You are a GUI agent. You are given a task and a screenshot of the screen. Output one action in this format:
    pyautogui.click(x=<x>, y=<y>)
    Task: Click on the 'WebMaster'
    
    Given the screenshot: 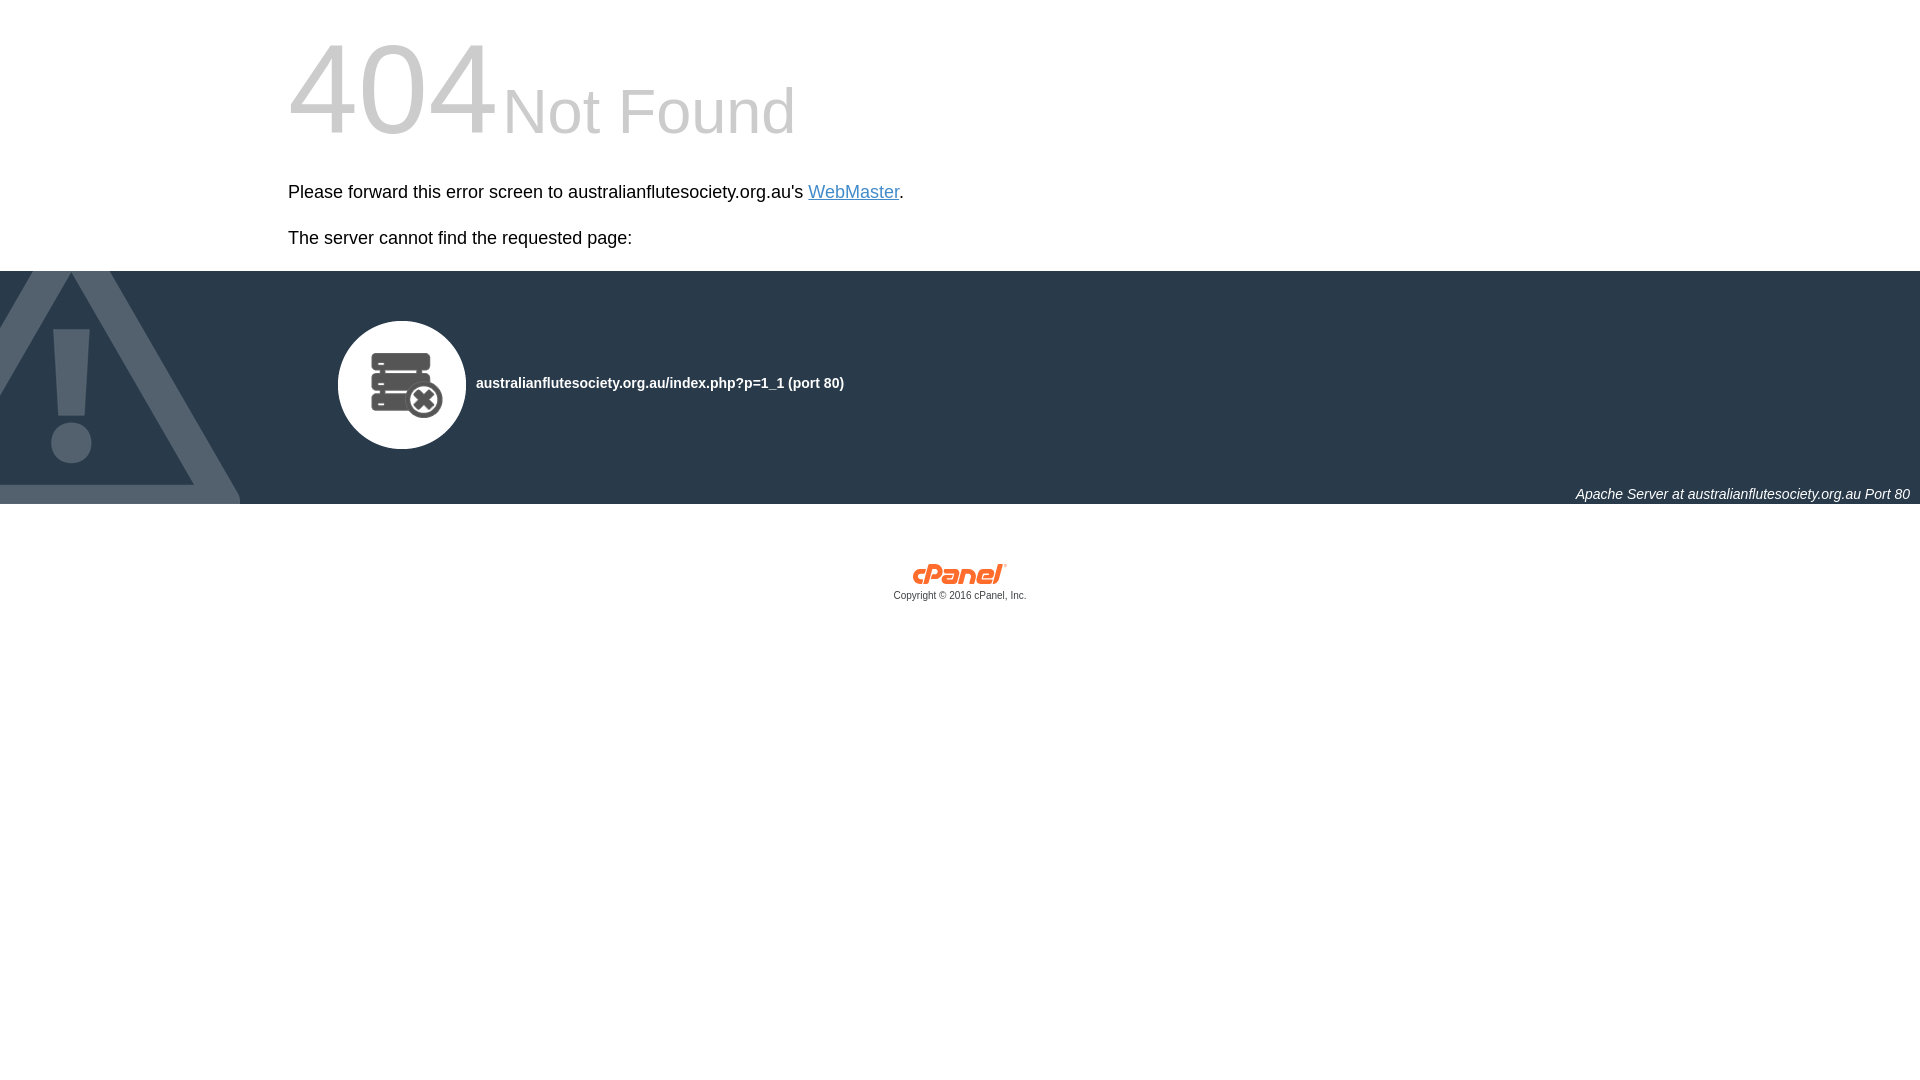 What is the action you would take?
    pyautogui.click(x=807, y=192)
    